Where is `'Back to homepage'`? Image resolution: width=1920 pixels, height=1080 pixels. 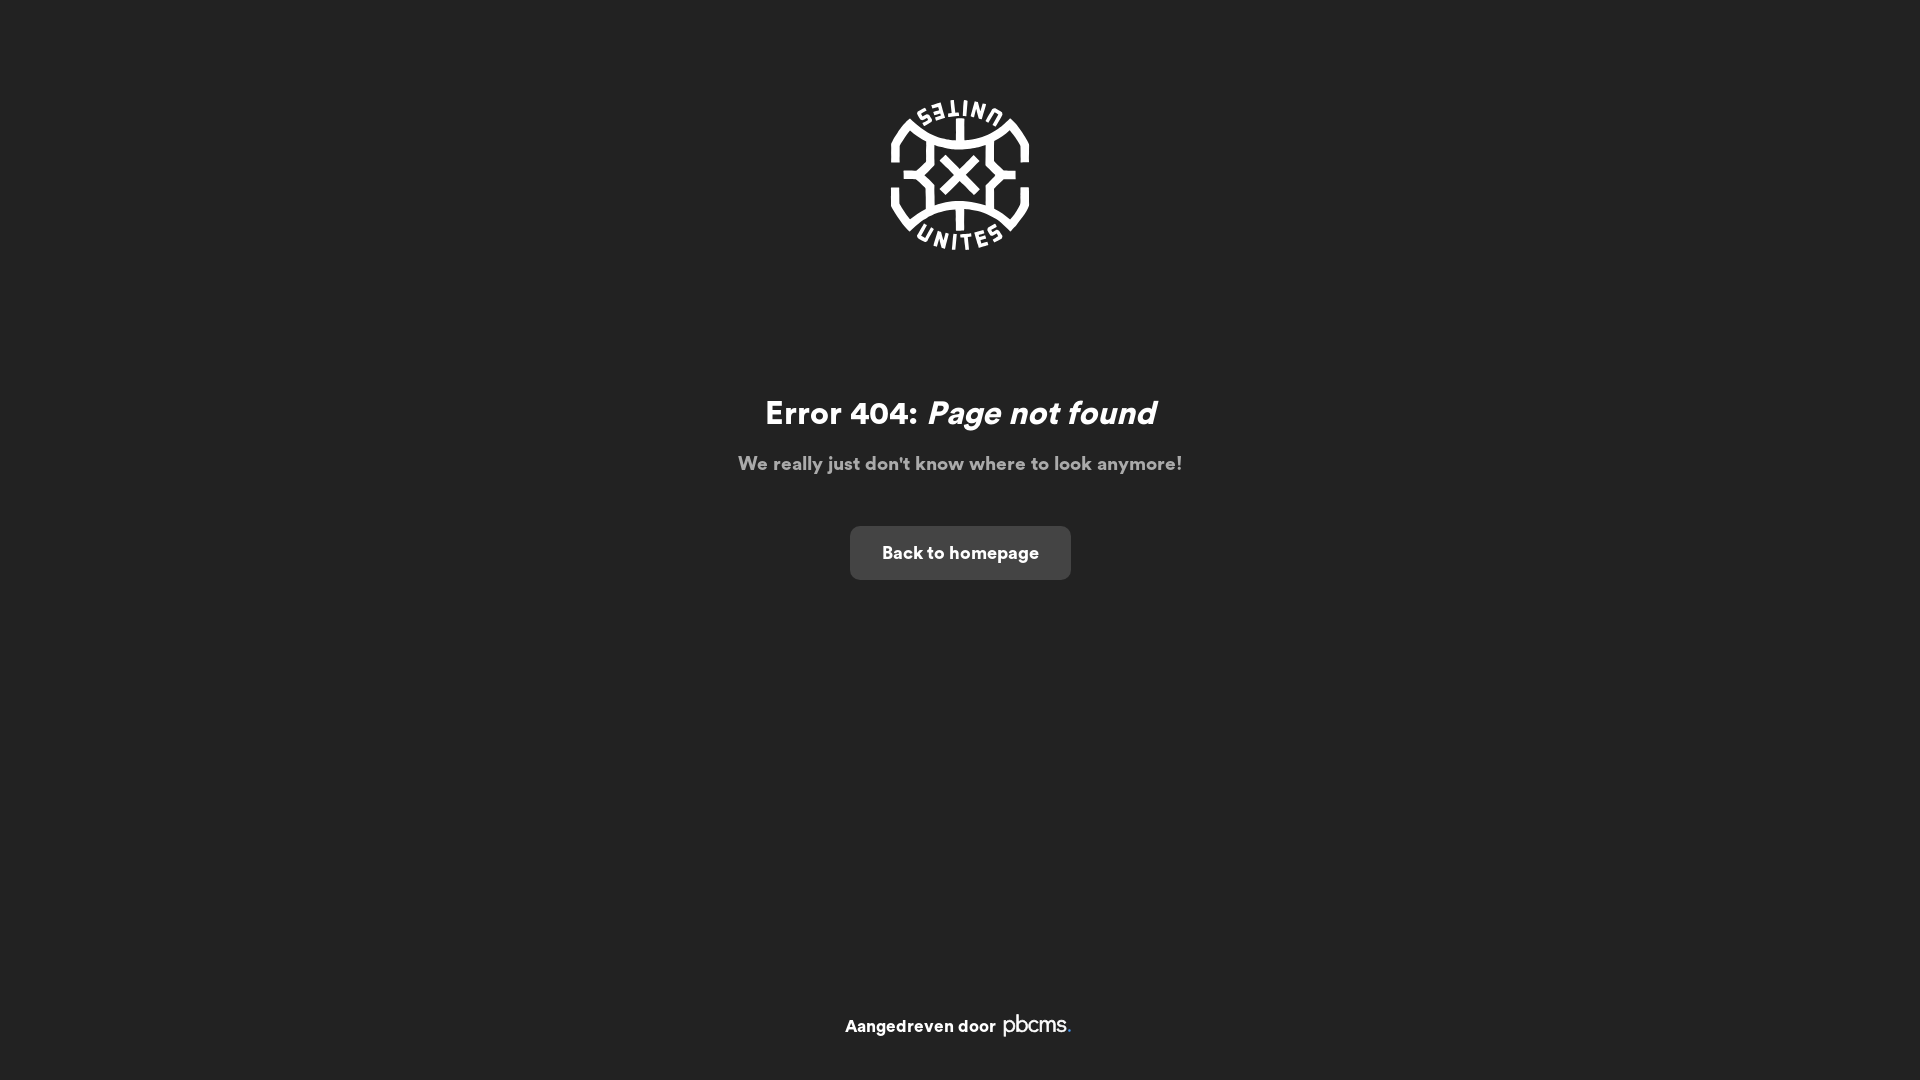
'Back to homepage' is located at coordinates (960, 552).